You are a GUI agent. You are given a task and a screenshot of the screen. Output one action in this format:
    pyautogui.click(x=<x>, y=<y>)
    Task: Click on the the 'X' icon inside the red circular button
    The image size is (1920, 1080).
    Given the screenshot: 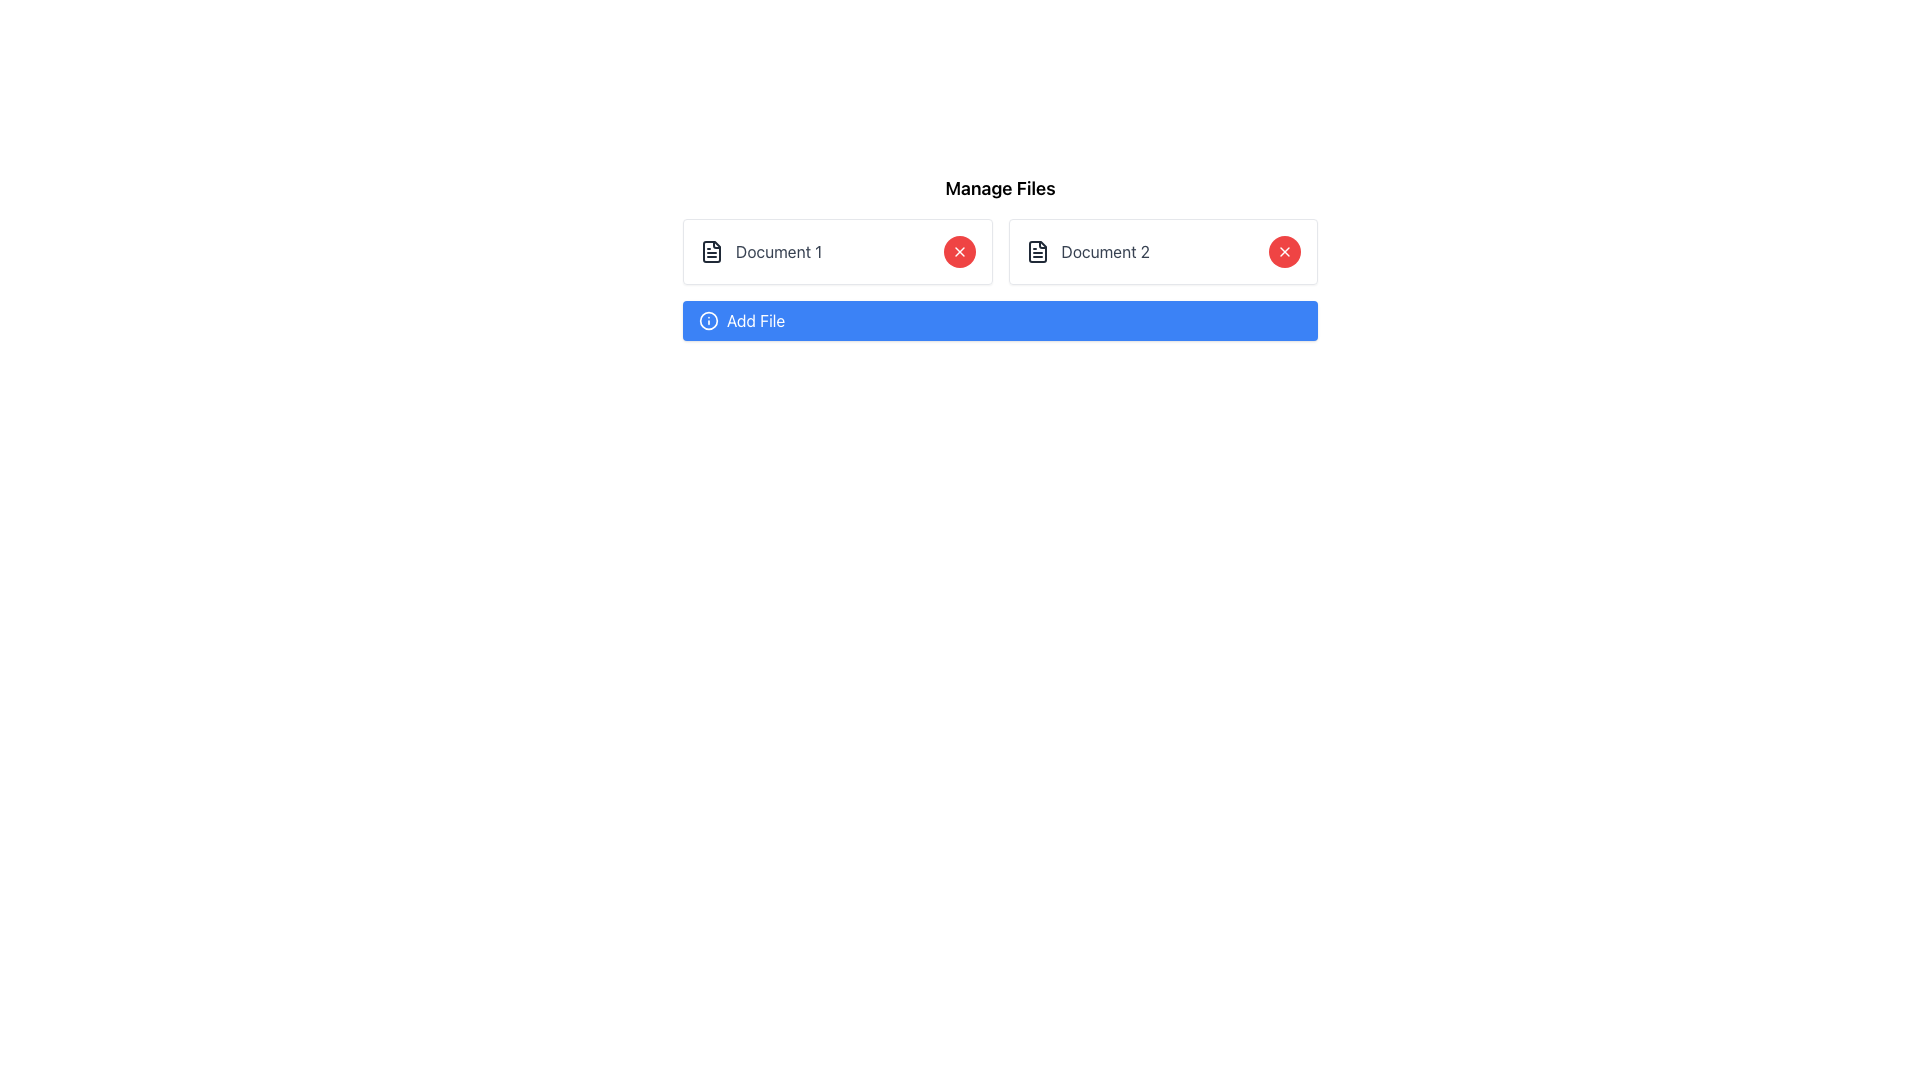 What is the action you would take?
    pyautogui.click(x=1285, y=250)
    